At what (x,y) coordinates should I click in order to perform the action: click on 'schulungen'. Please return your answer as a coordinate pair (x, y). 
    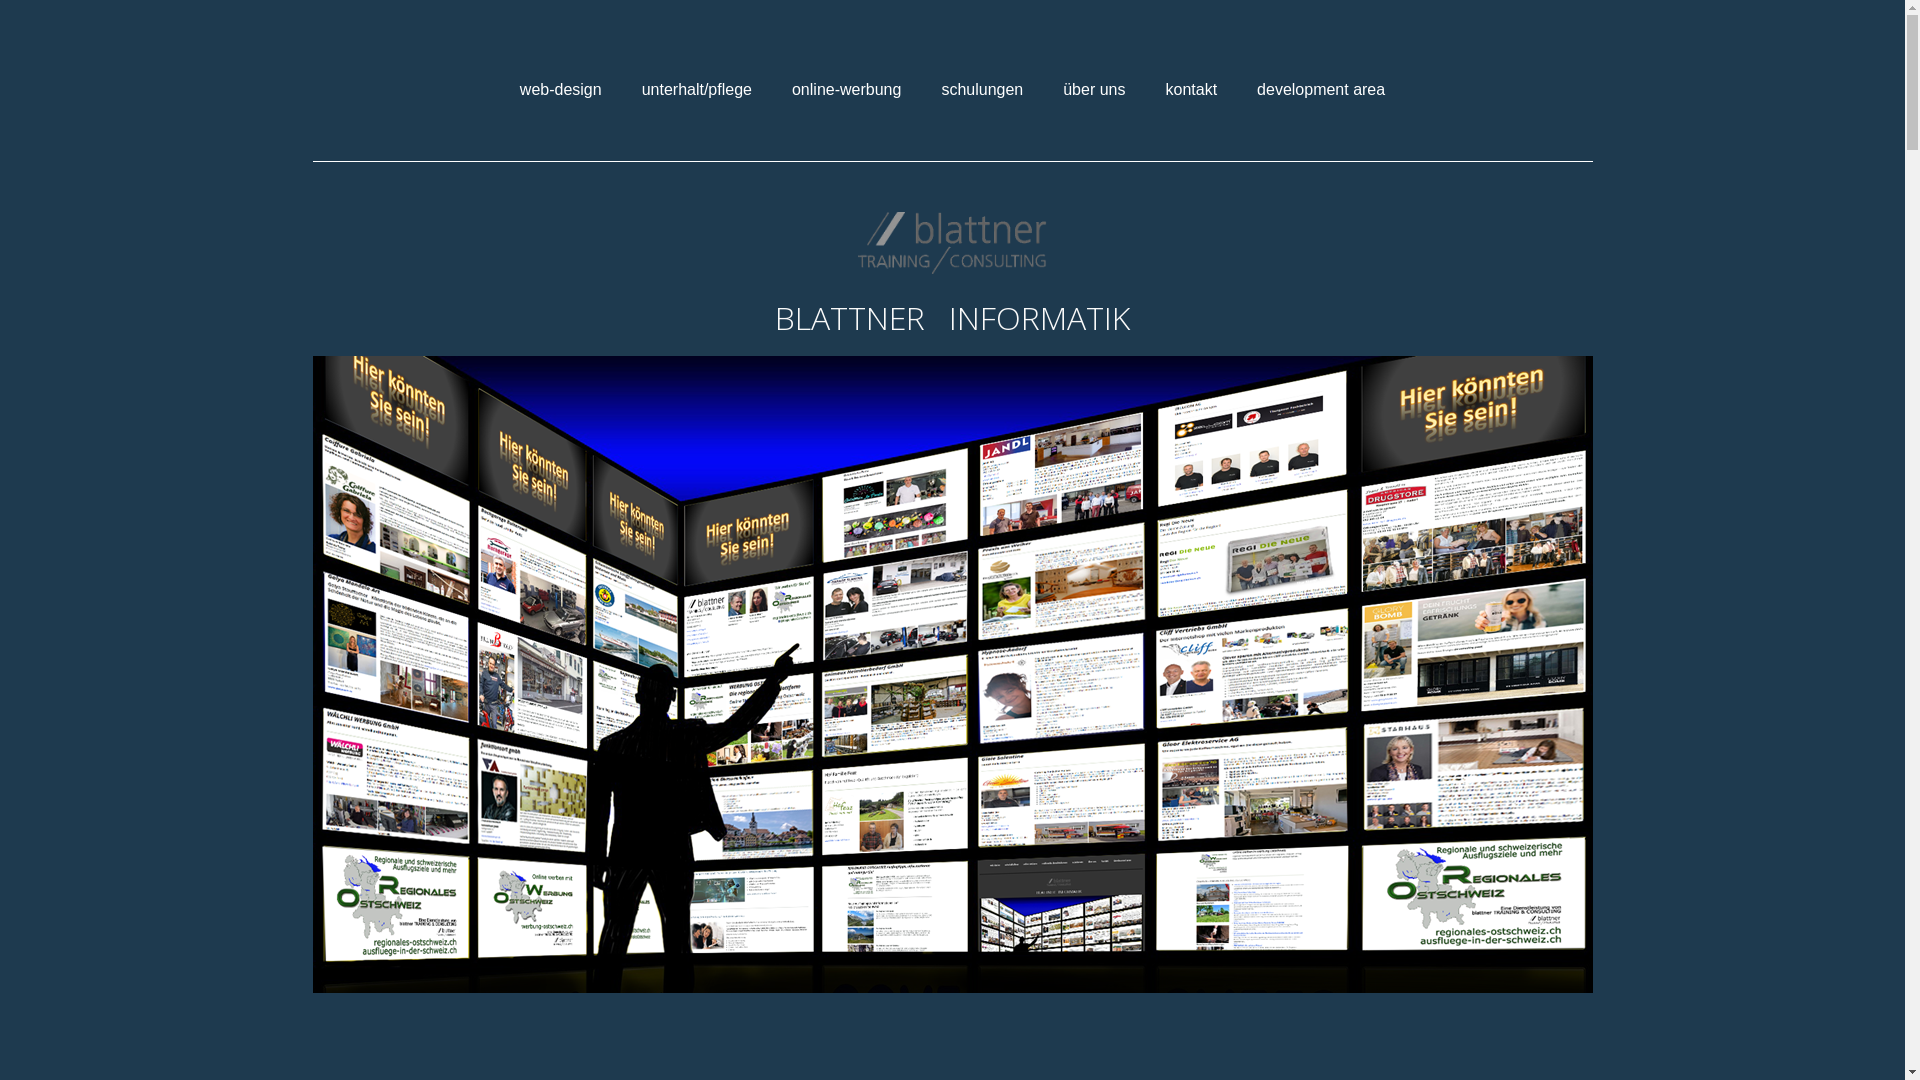
    Looking at the image, I should click on (982, 88).